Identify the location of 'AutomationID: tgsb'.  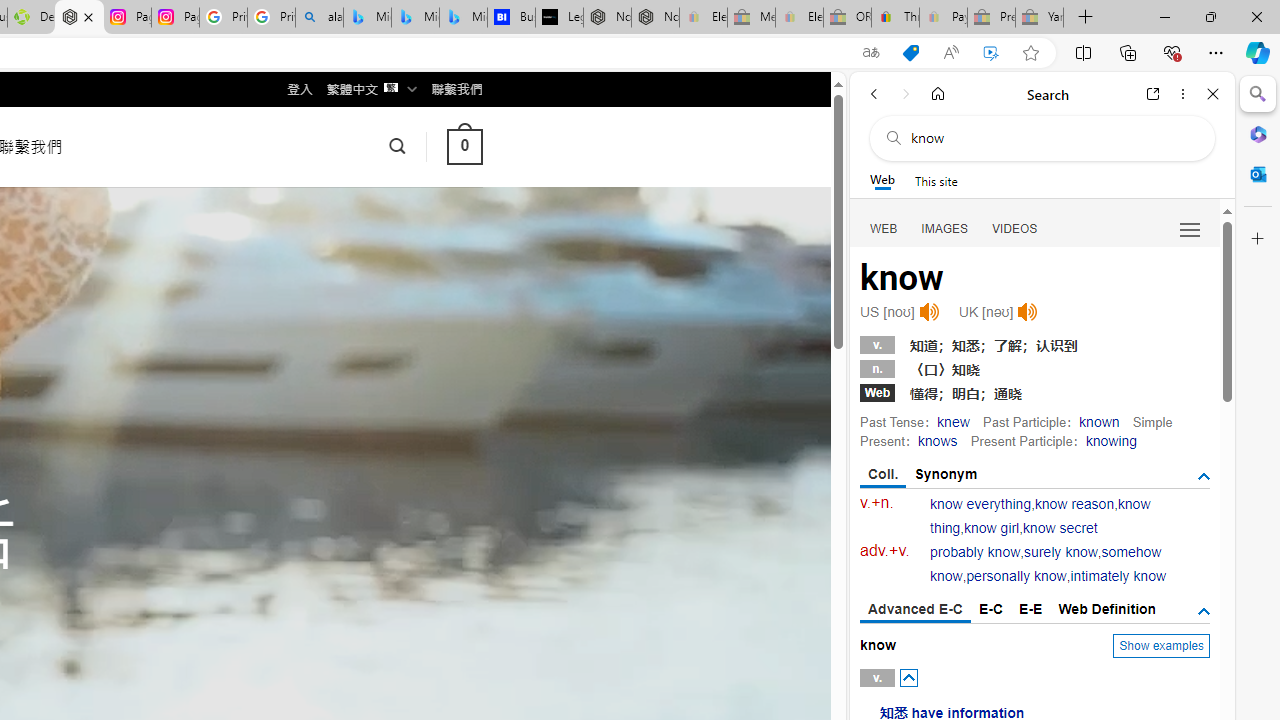
(1202, 477).